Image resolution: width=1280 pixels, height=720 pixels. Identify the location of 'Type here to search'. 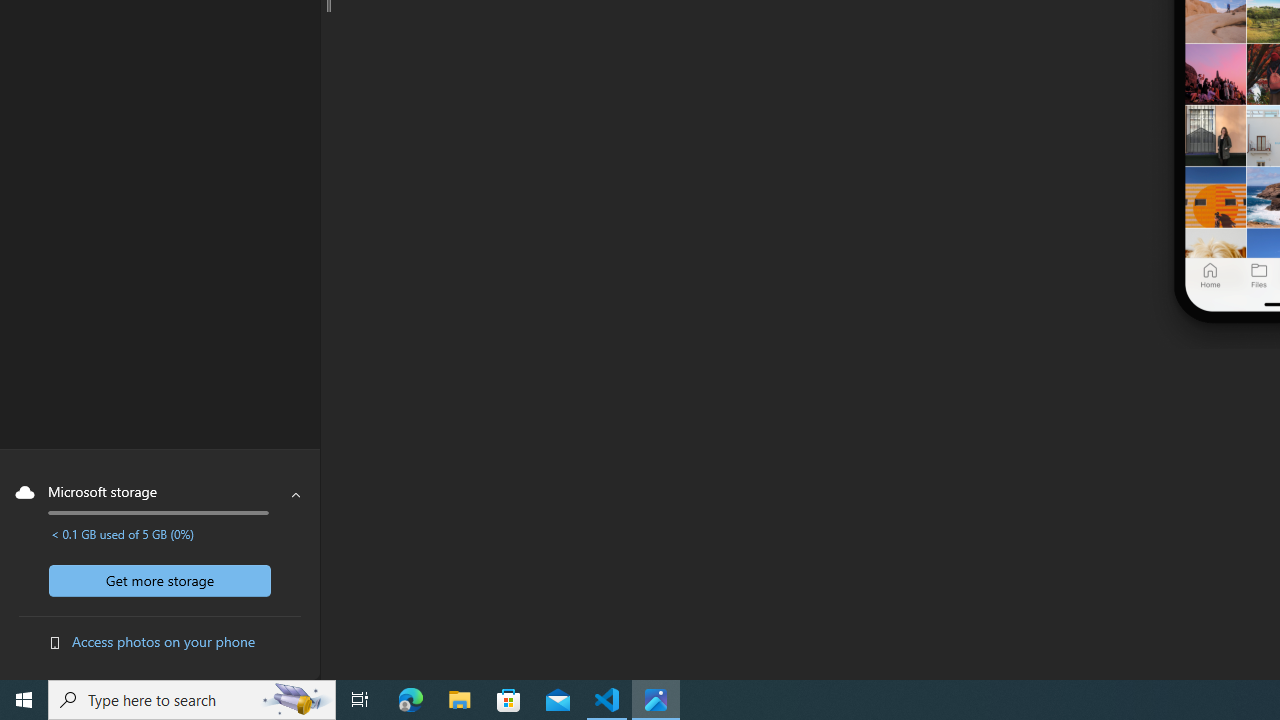
(192, 698).